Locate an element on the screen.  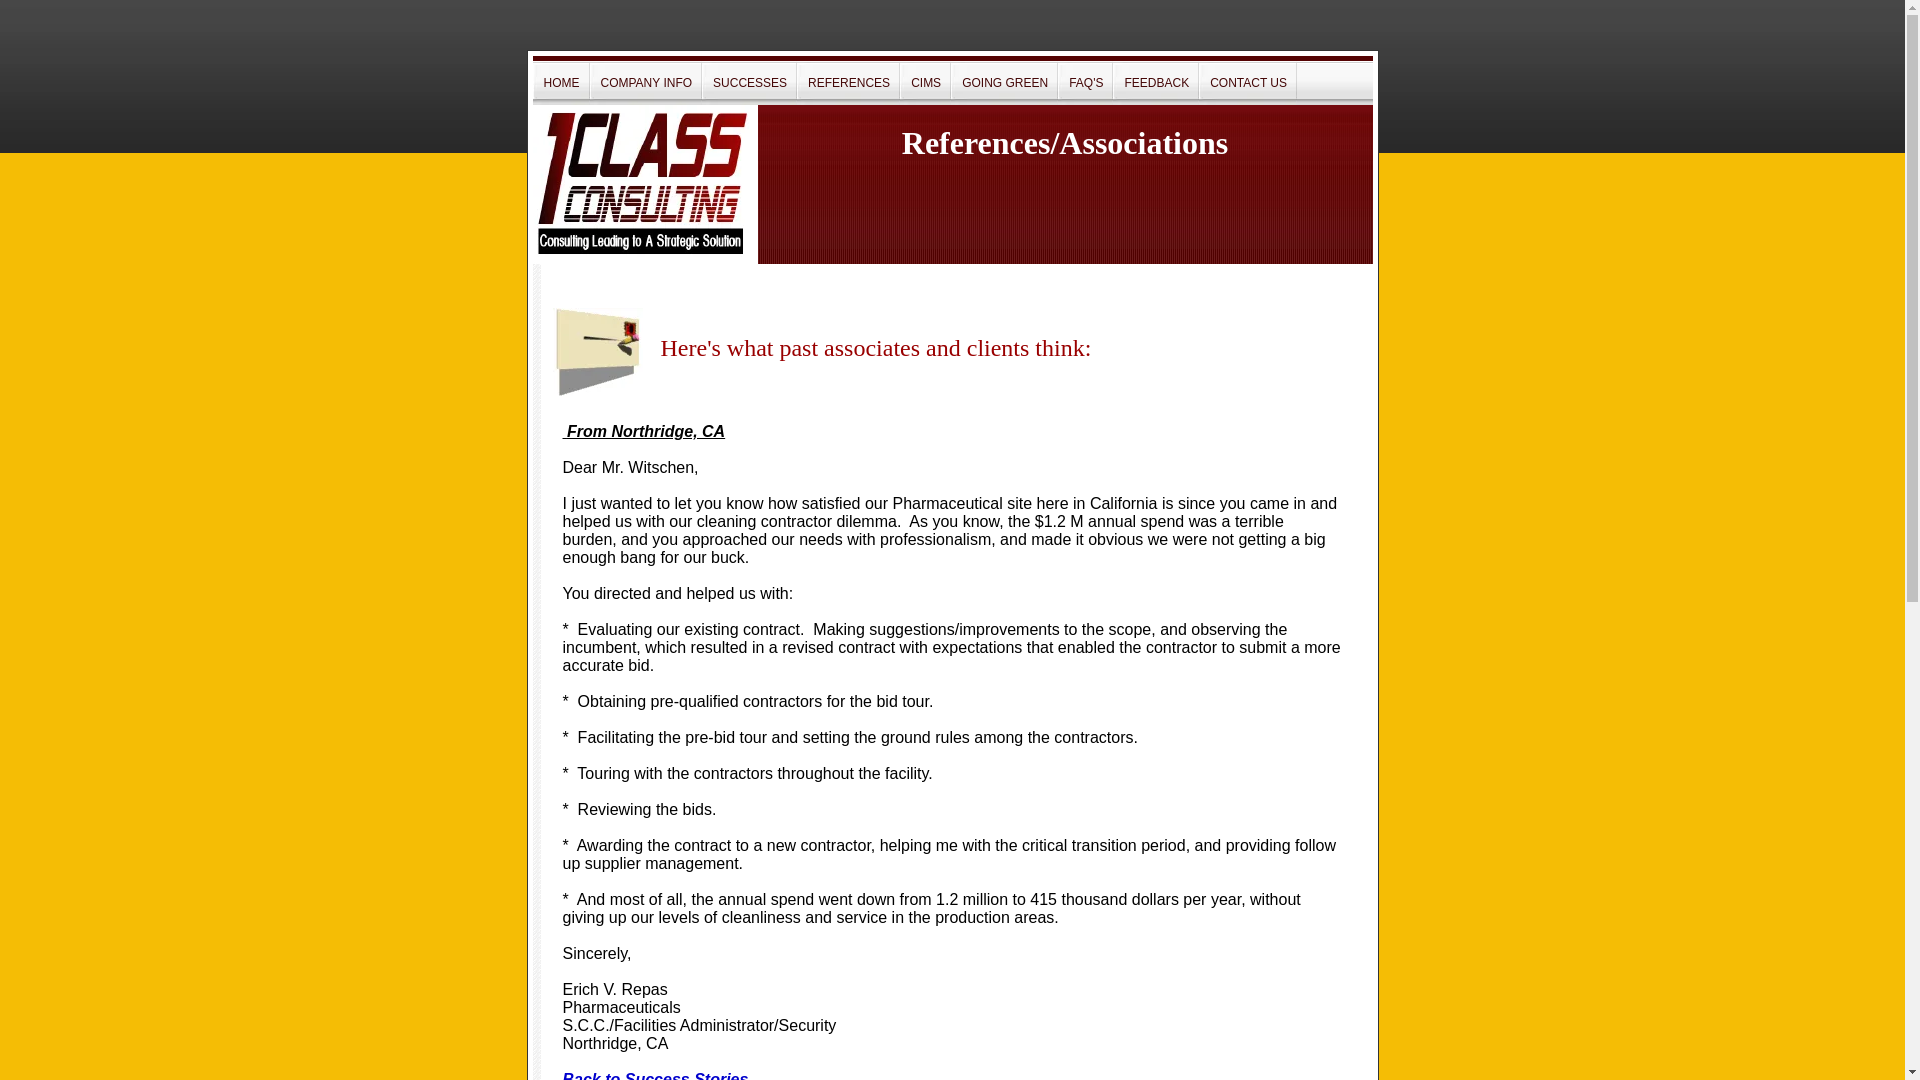
'REFERENCES' is located at coordinates (849, 82).